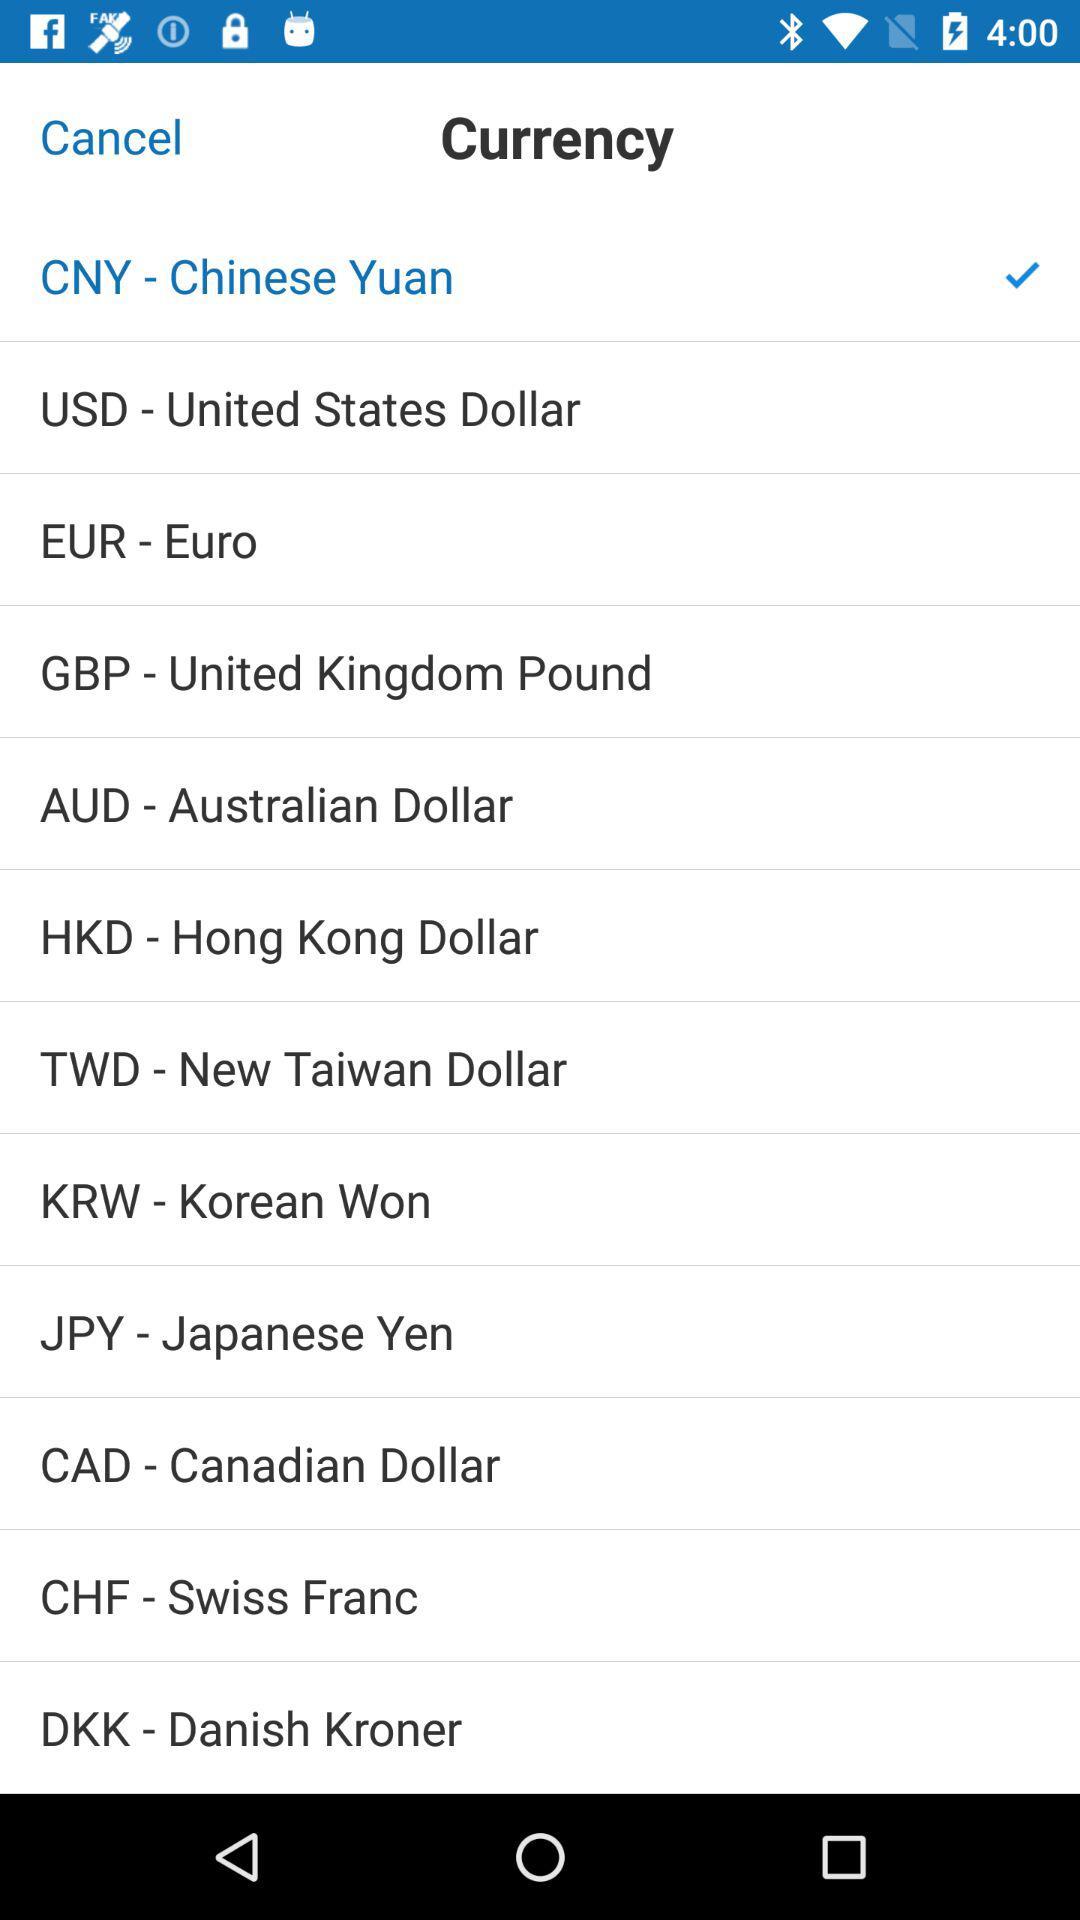  Describe the element at coordinates (540, 934) in the screenshot. I see `hkd hong kong item` at that location.